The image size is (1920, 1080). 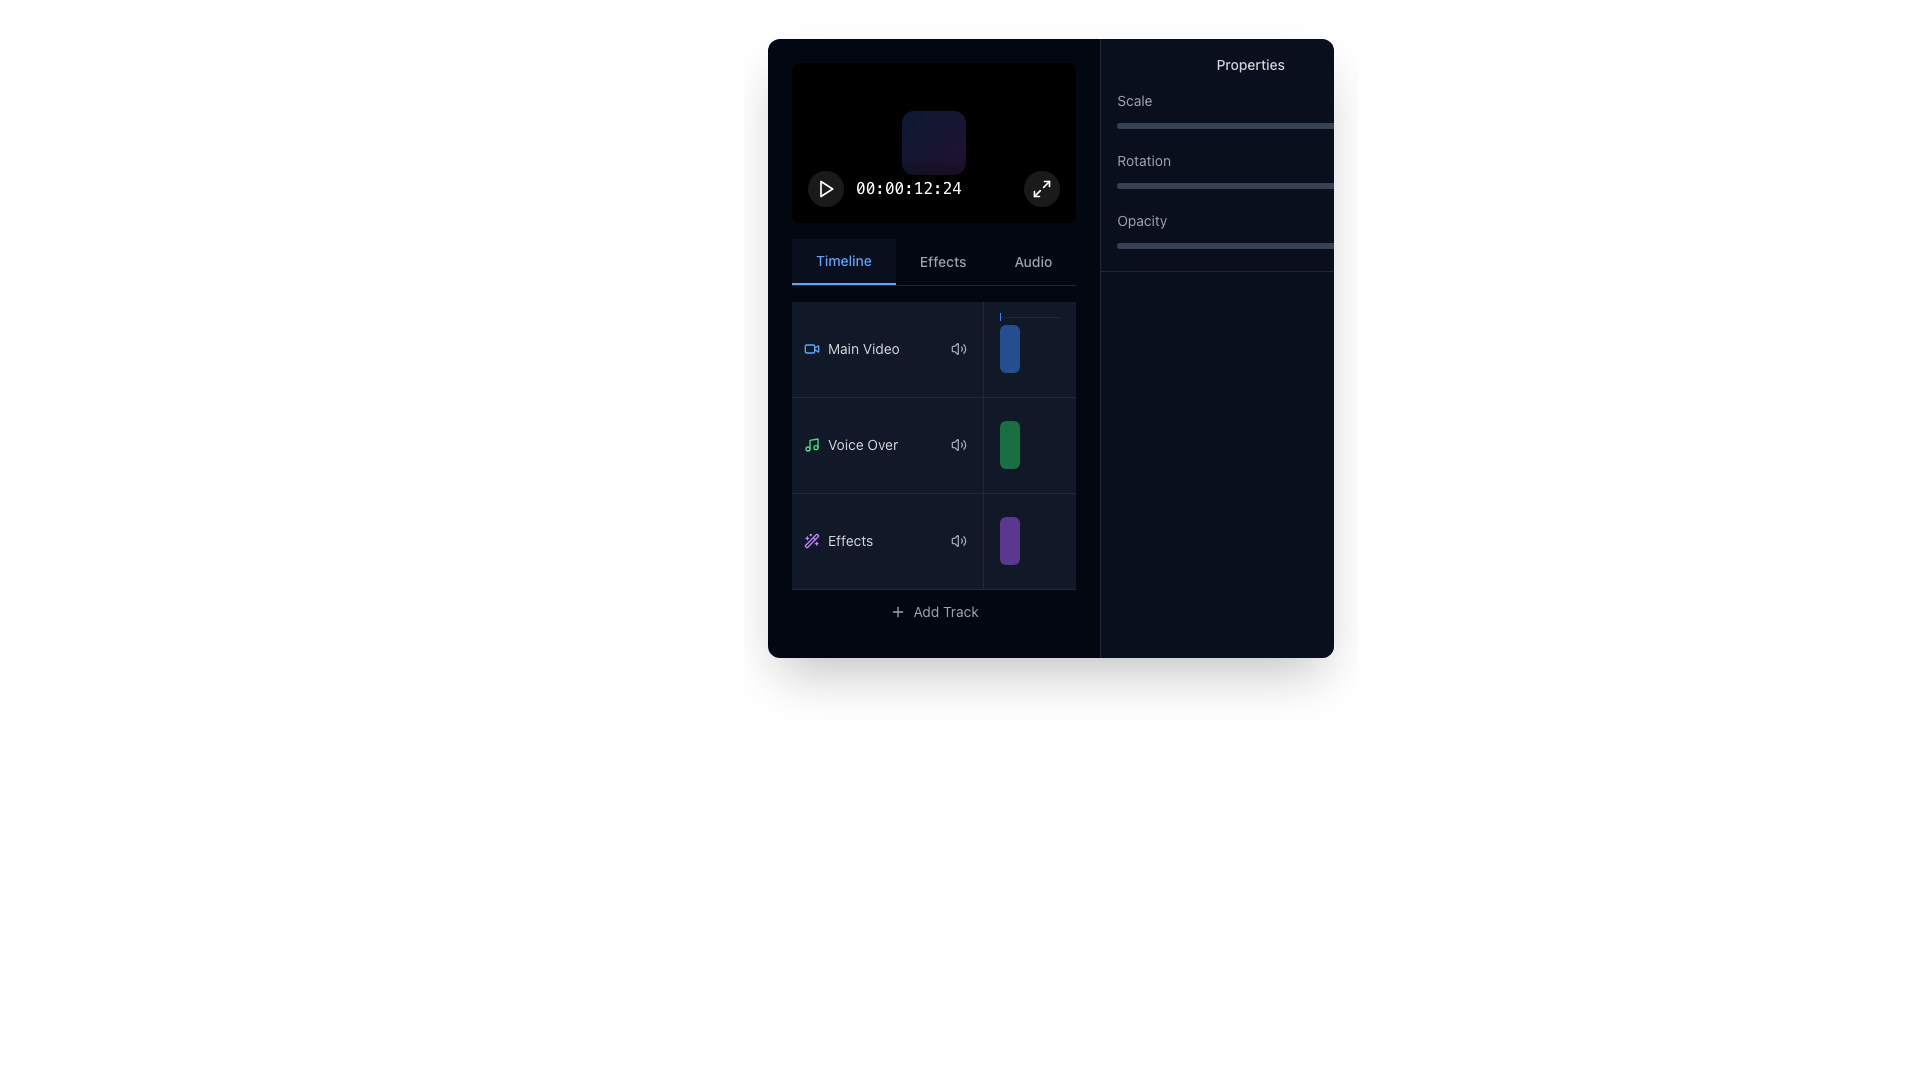 I want to click on the 'Add New Track' button located at the bottom of the 'Timeline' panel, below the 'Effects' section, so click(x=933, y=610).